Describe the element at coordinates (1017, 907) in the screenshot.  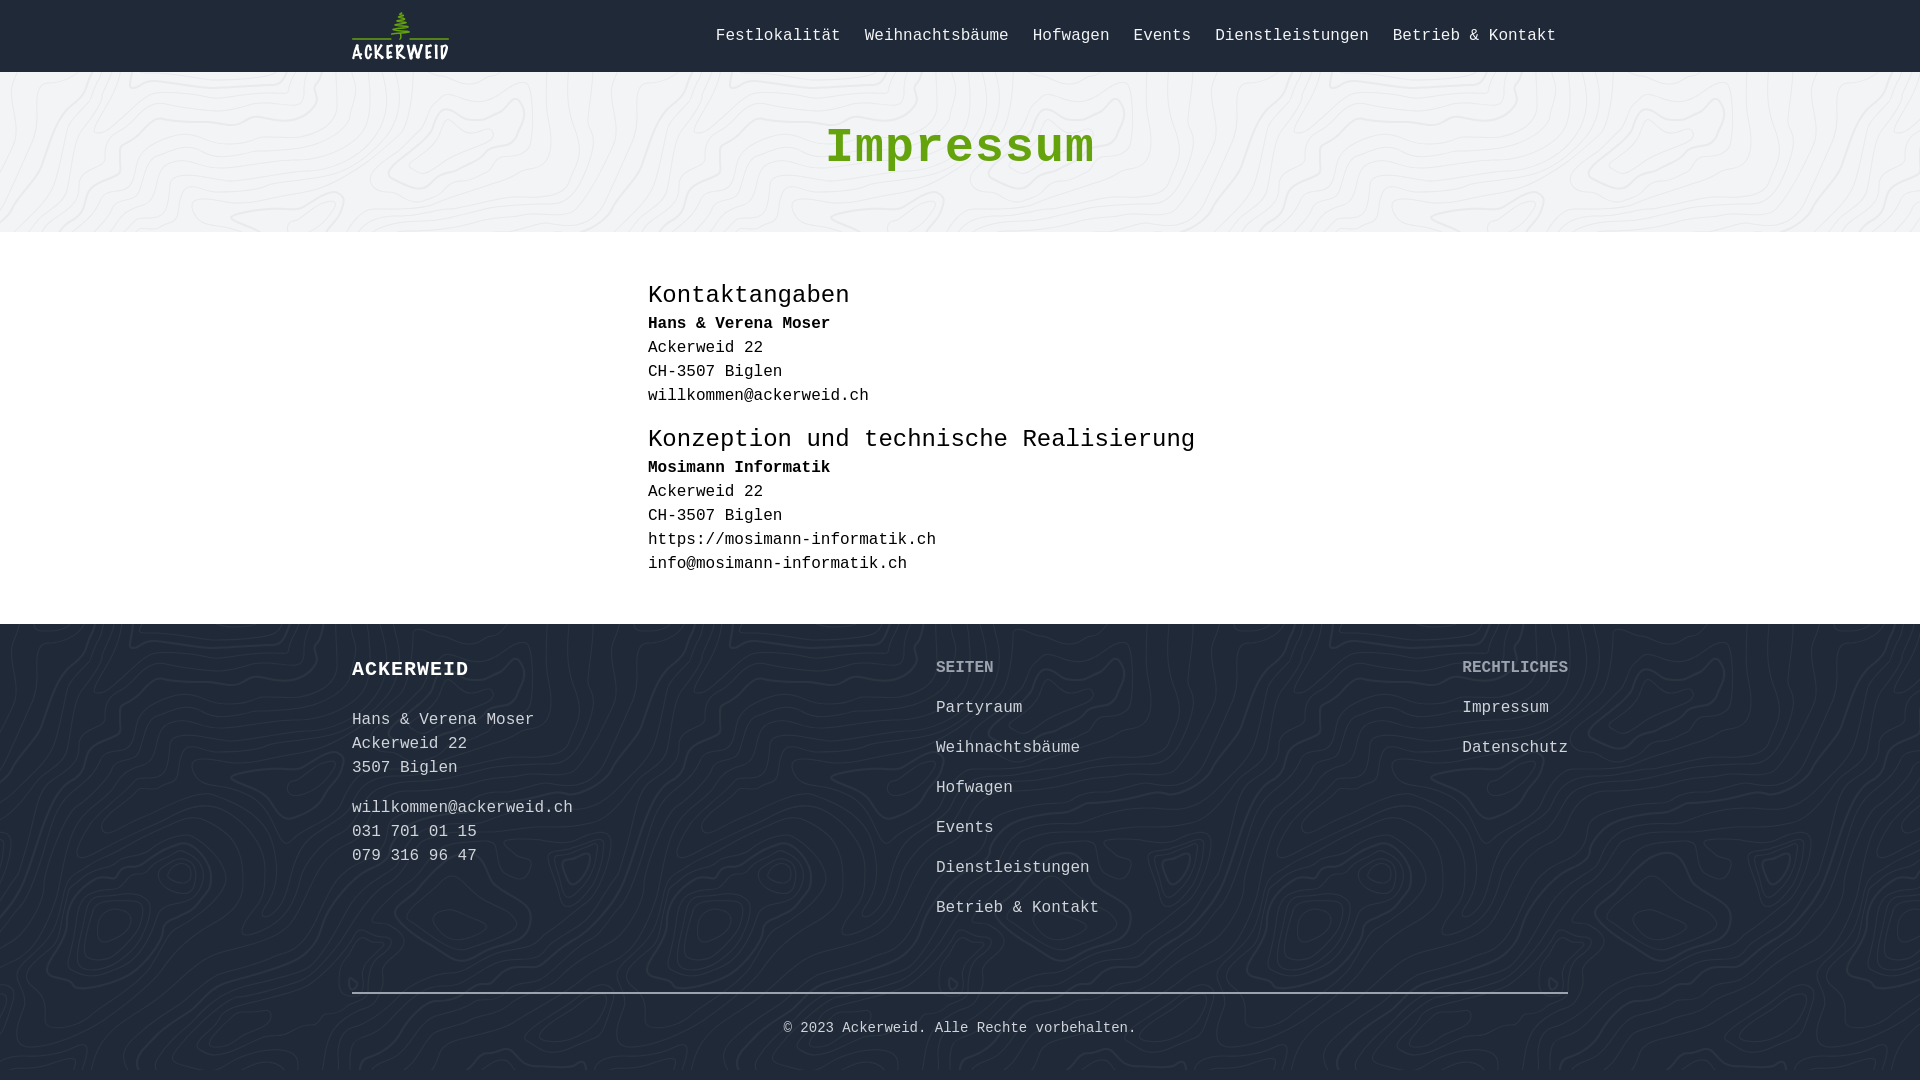
I see `'Betrieb & Kontakt'` at that location.